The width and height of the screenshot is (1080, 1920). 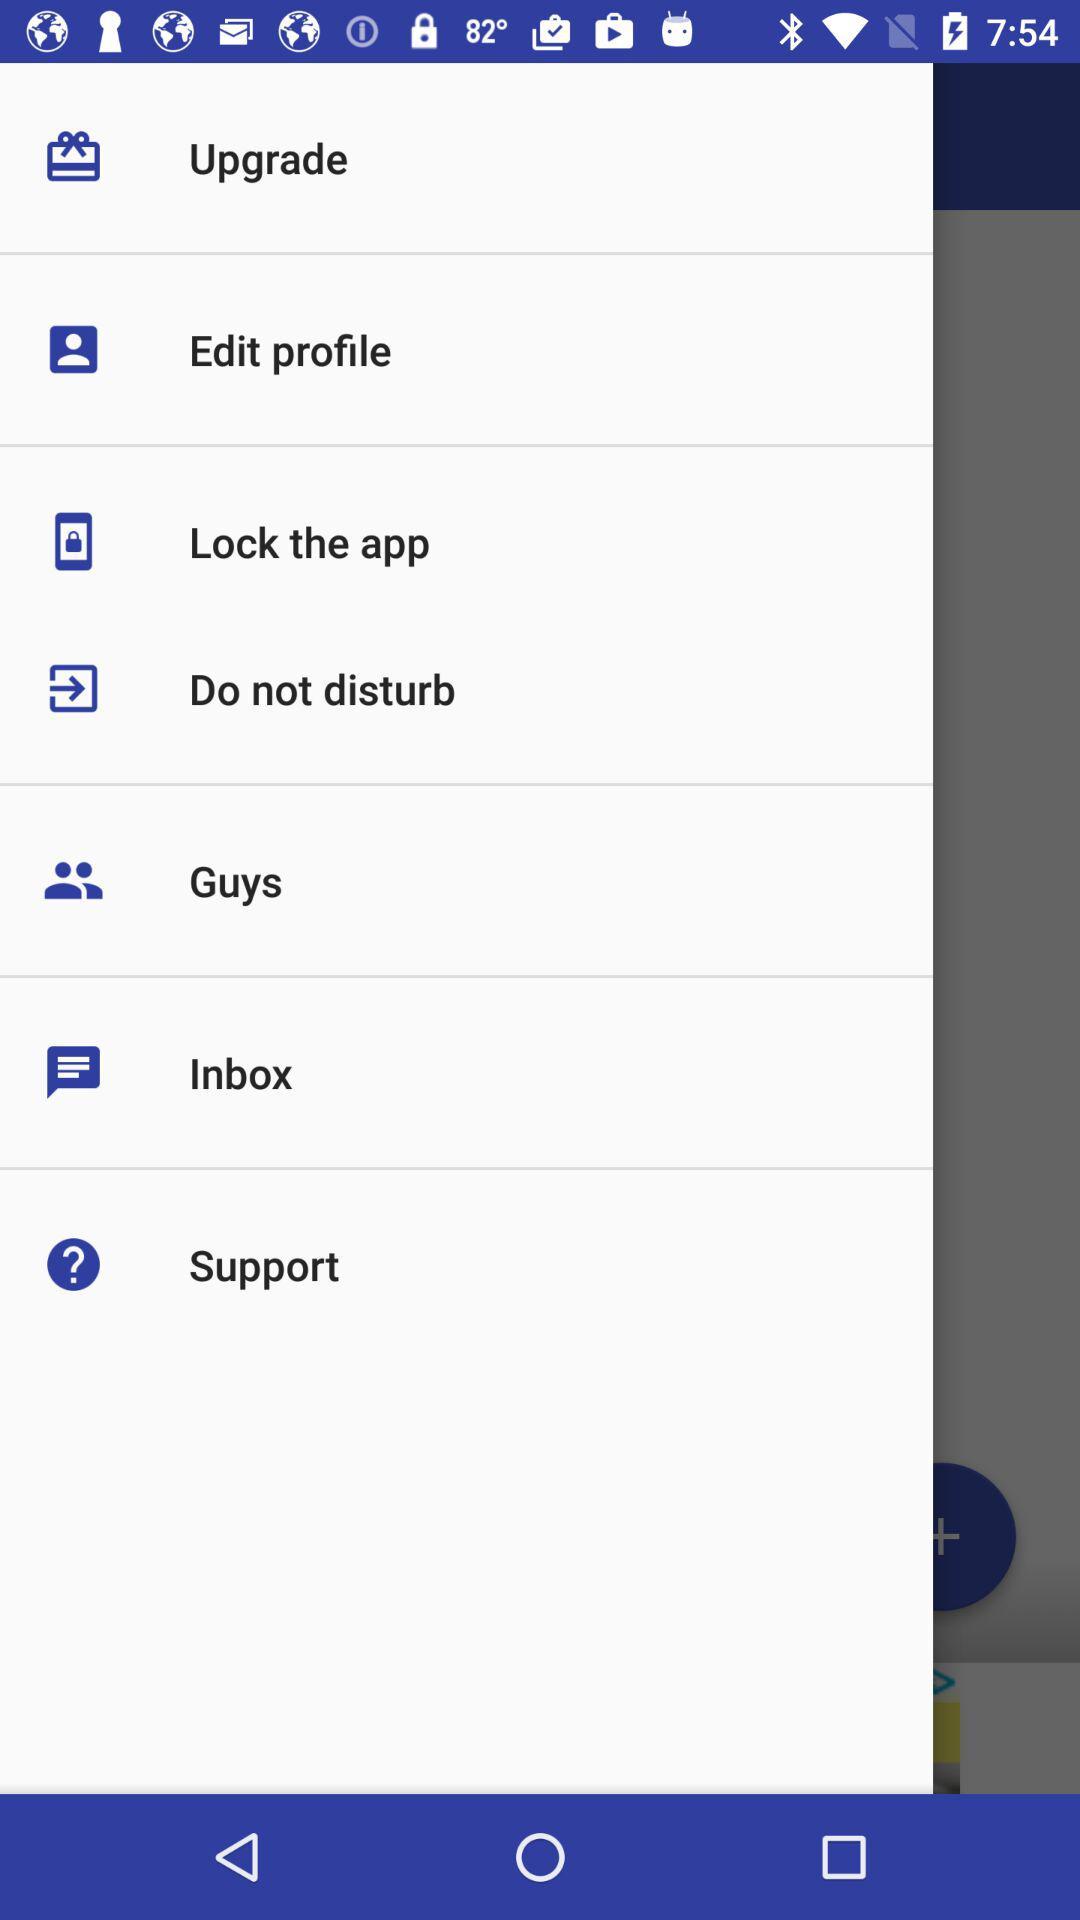 What do you see at coordinates (115, 1071) in the screenshot?
I see `icon beside inbox` at bounding box center [115, 1071].